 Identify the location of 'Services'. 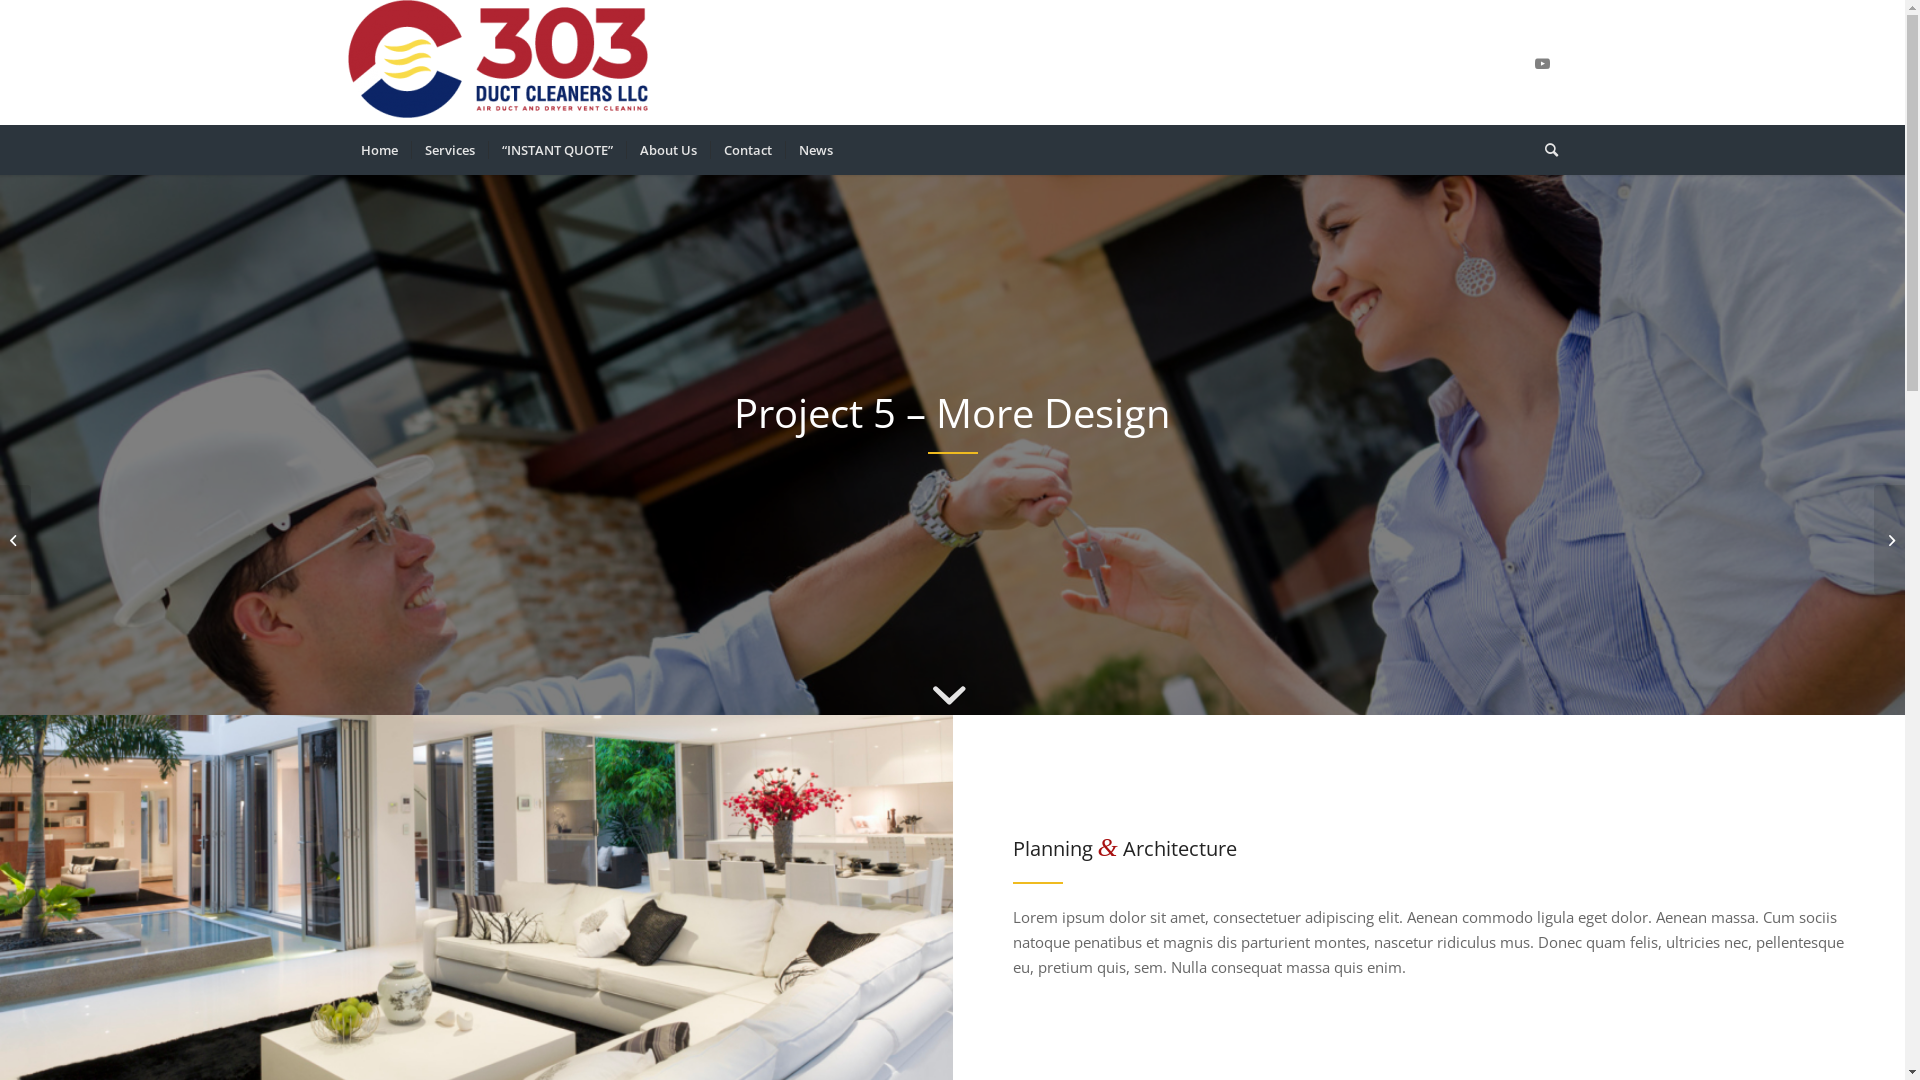
(447, 149).